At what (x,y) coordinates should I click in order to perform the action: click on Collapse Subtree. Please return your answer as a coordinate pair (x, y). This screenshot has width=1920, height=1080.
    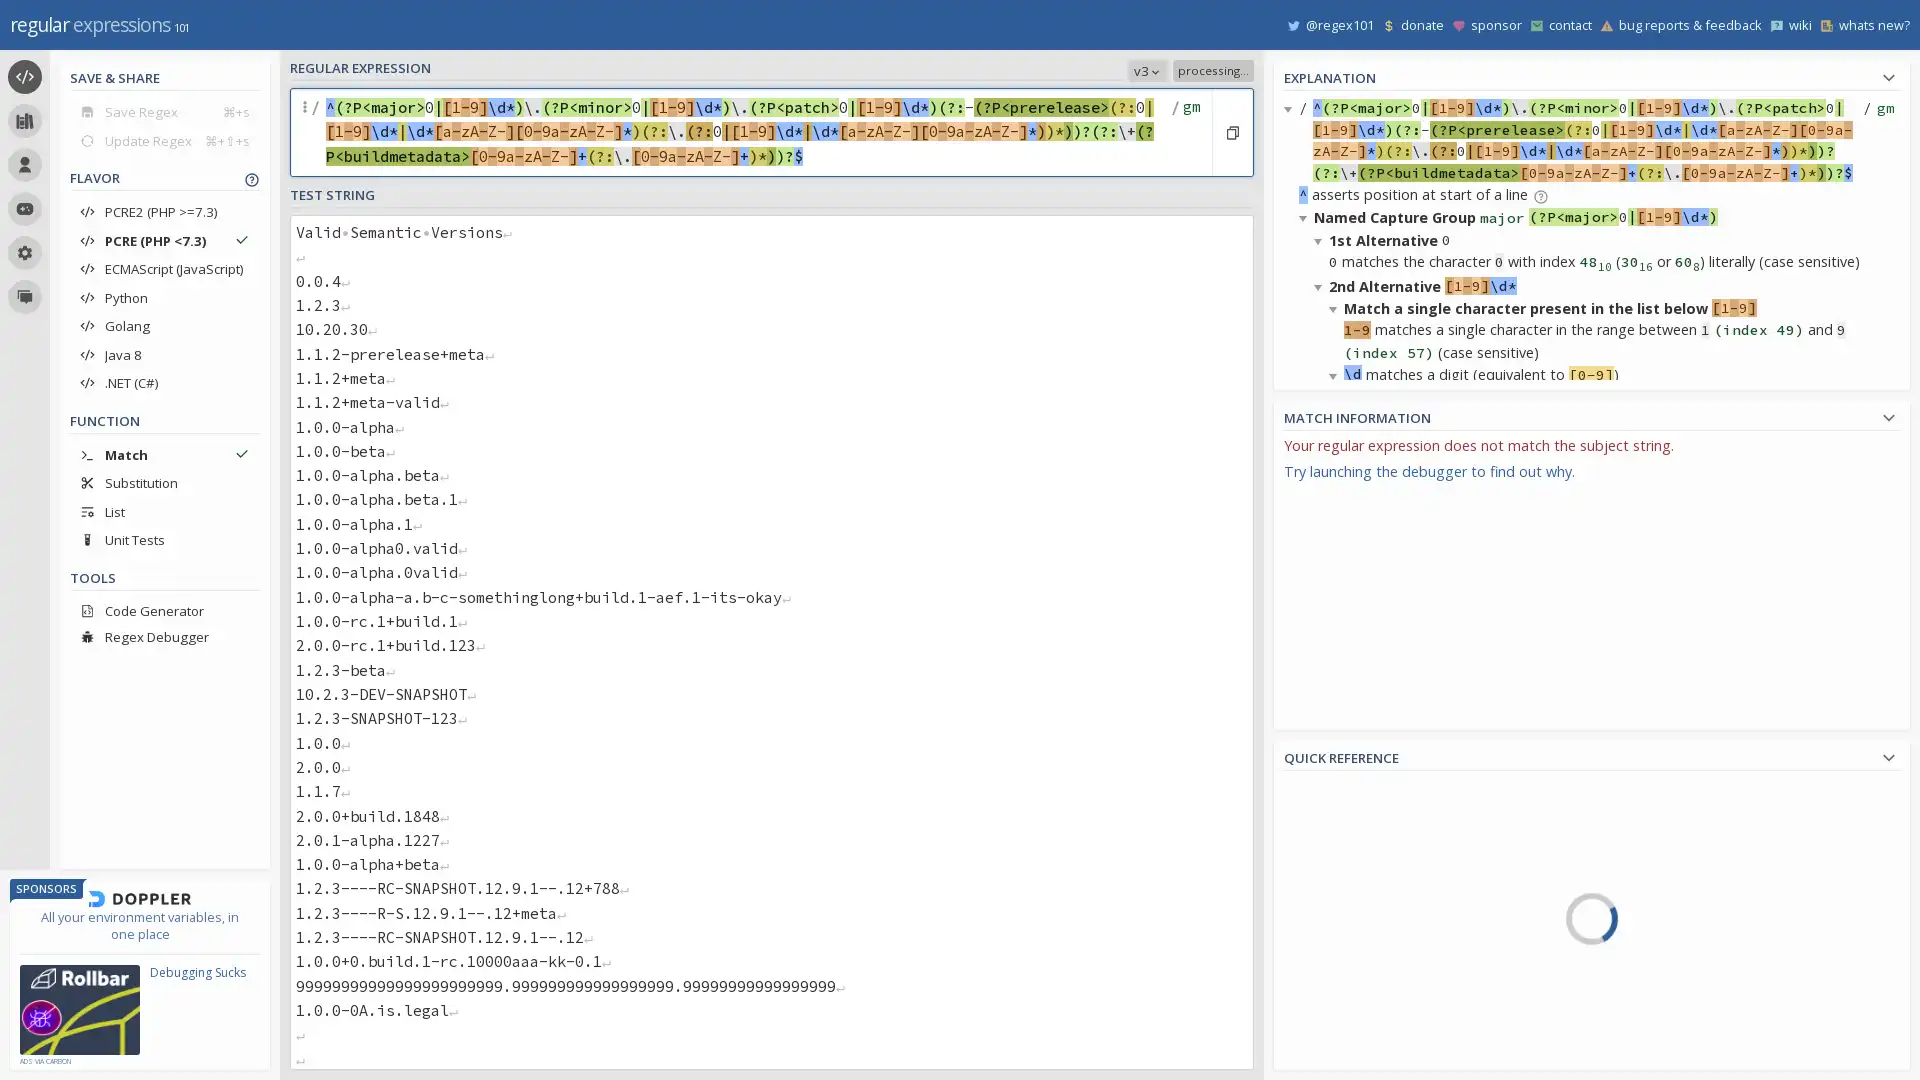
    Looking at the image, I should click on (1336, 308).